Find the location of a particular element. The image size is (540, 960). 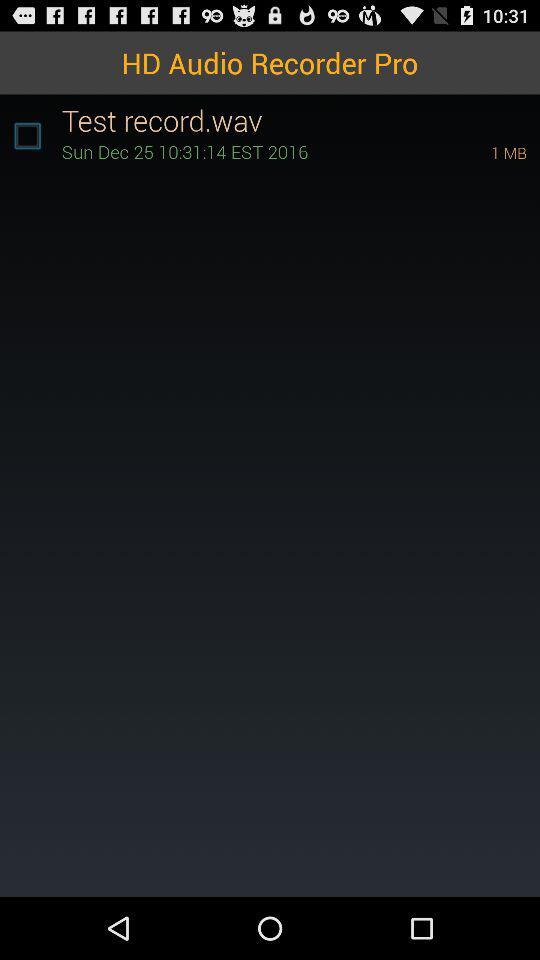

the item below hd audio recorder is located at coordinates (26, 135).